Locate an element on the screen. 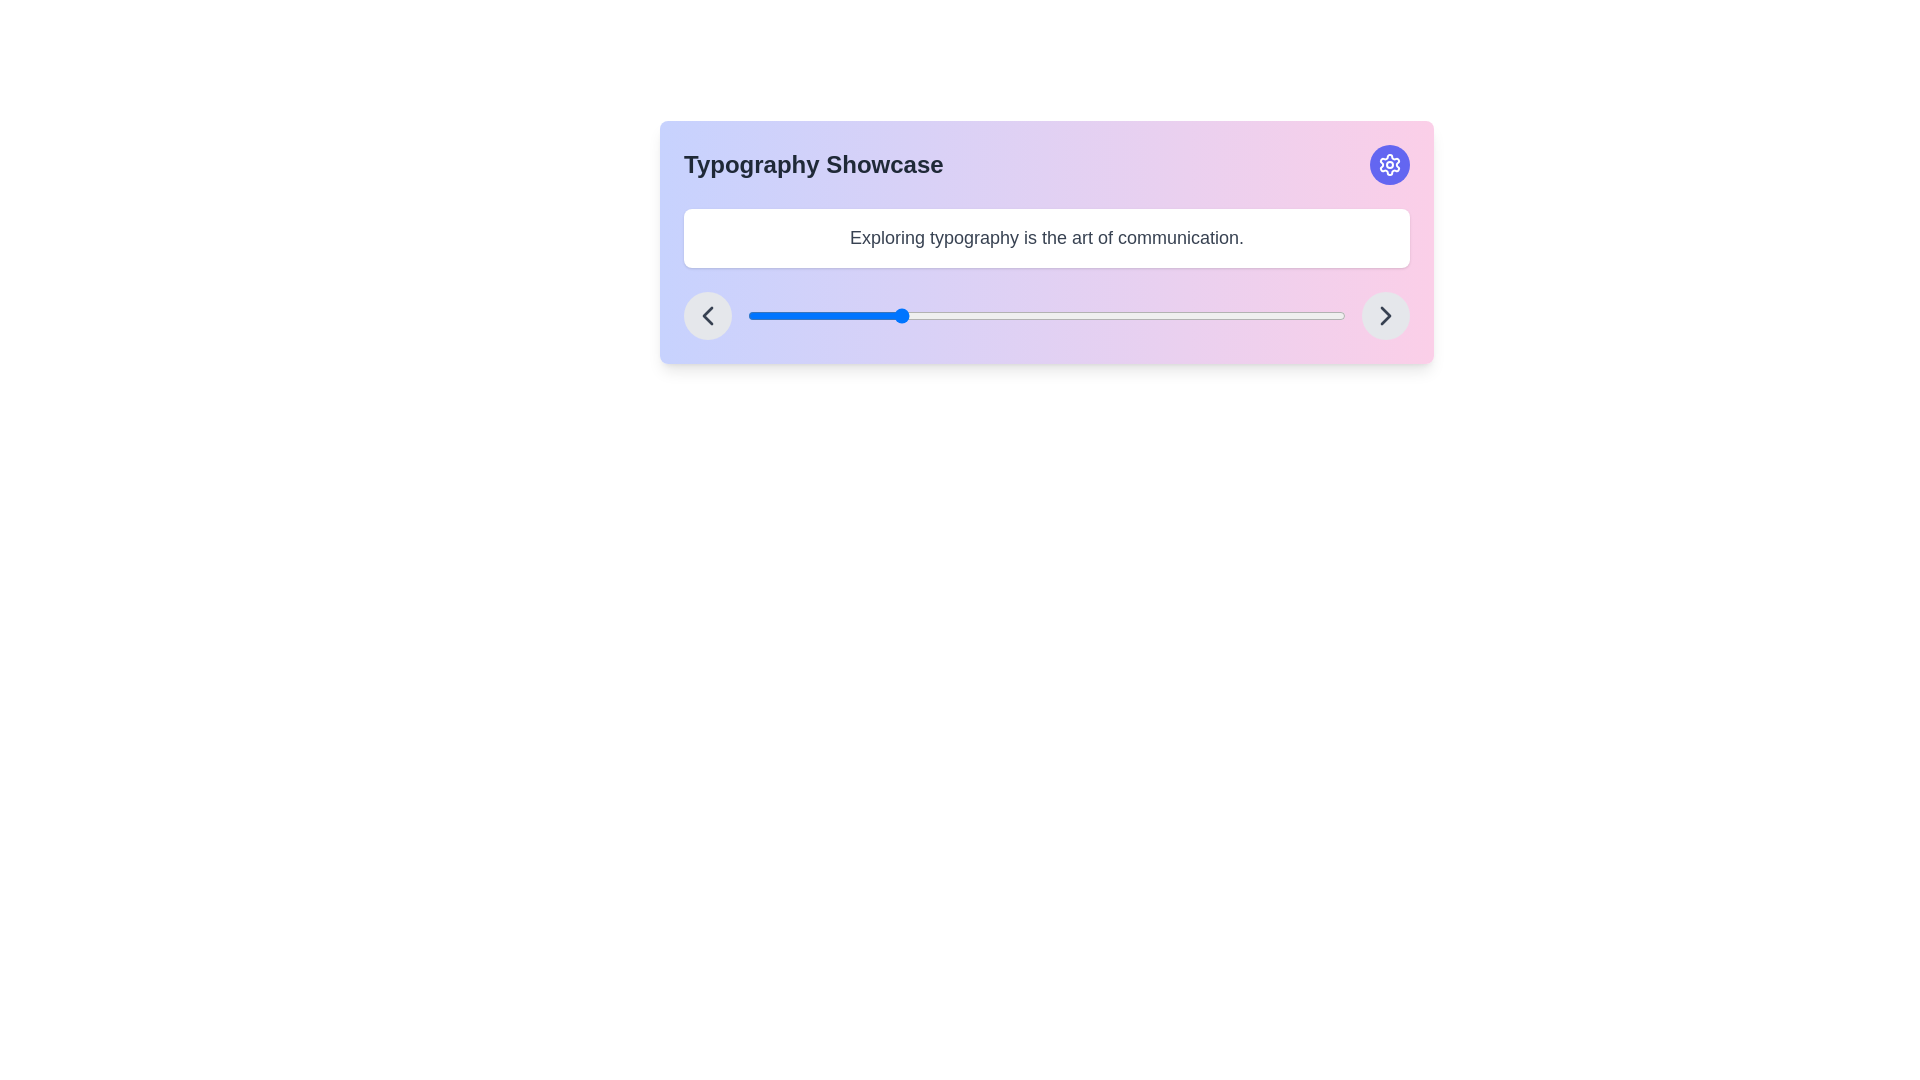  the slider is located at coordinates (921, 315).